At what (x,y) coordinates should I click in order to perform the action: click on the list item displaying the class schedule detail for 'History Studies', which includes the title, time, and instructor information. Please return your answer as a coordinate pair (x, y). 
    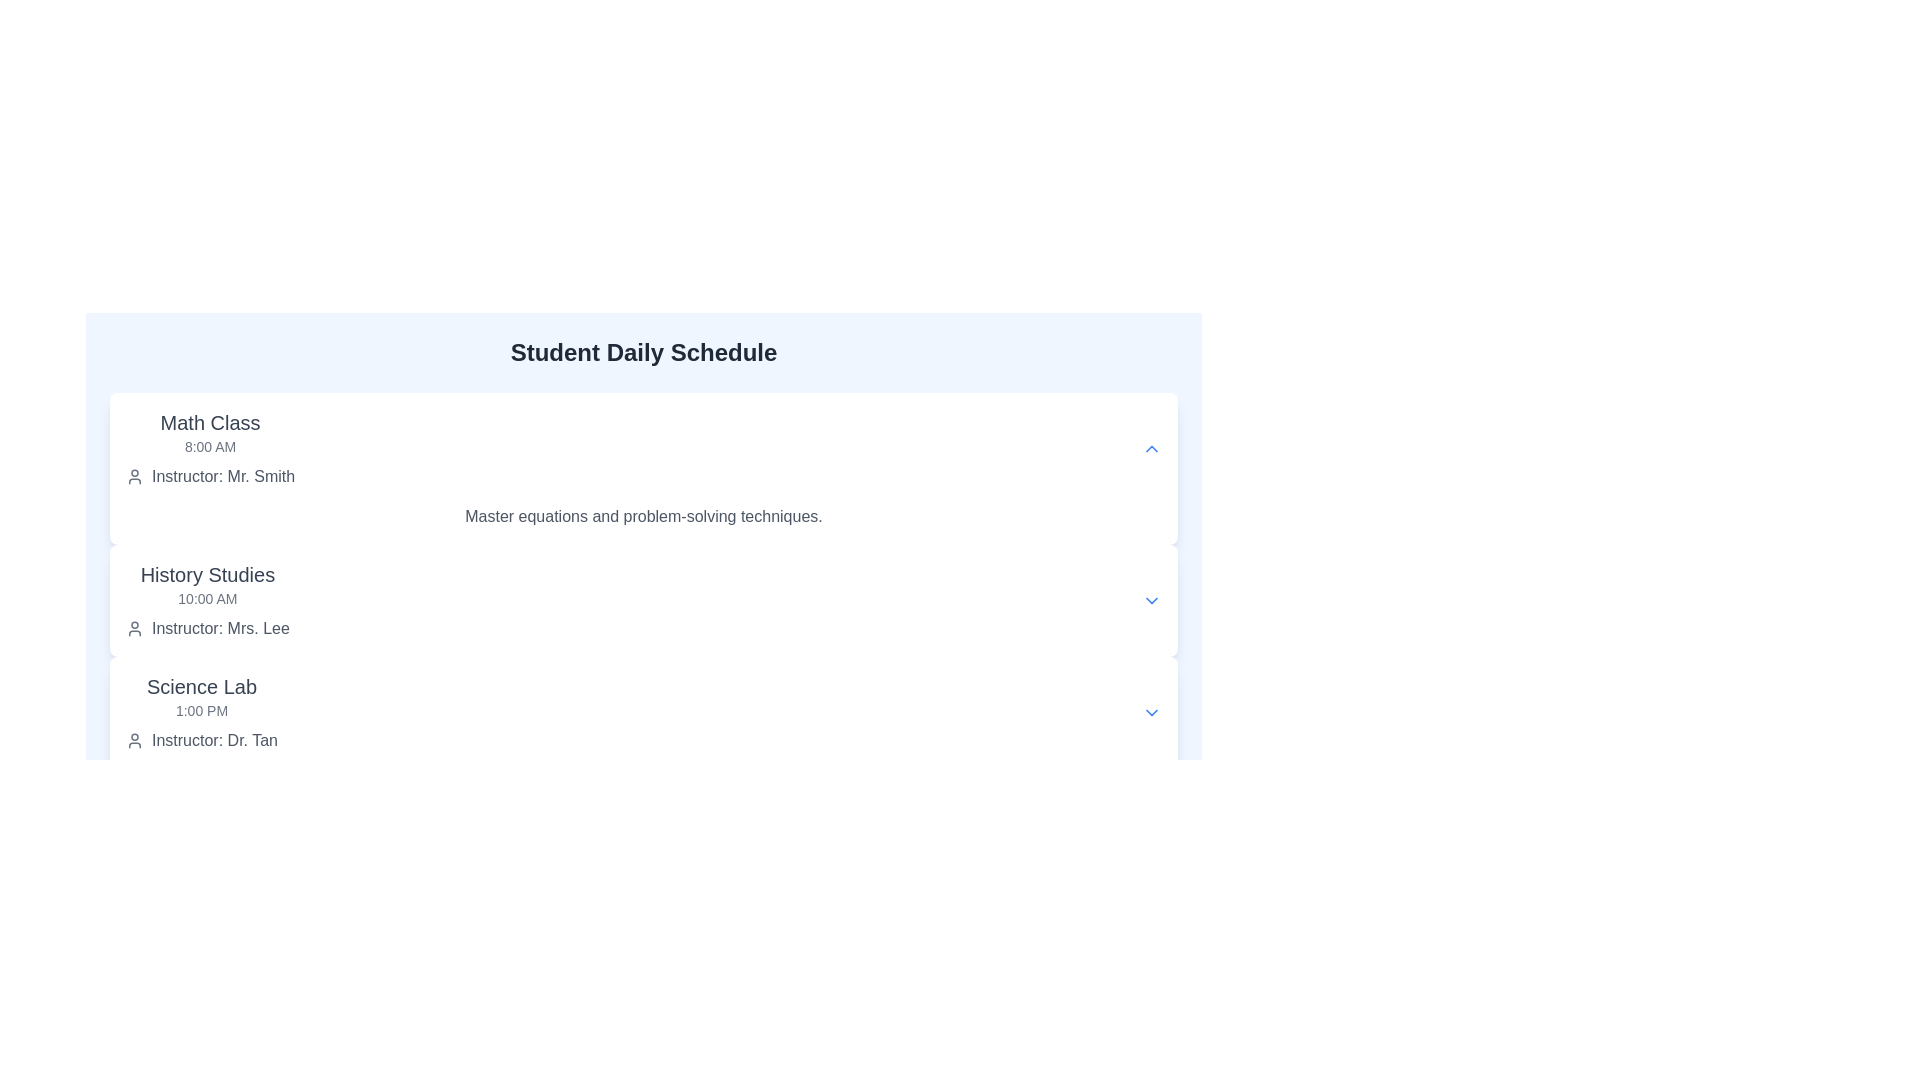
    Looking at the image, I should click on (207, 600).